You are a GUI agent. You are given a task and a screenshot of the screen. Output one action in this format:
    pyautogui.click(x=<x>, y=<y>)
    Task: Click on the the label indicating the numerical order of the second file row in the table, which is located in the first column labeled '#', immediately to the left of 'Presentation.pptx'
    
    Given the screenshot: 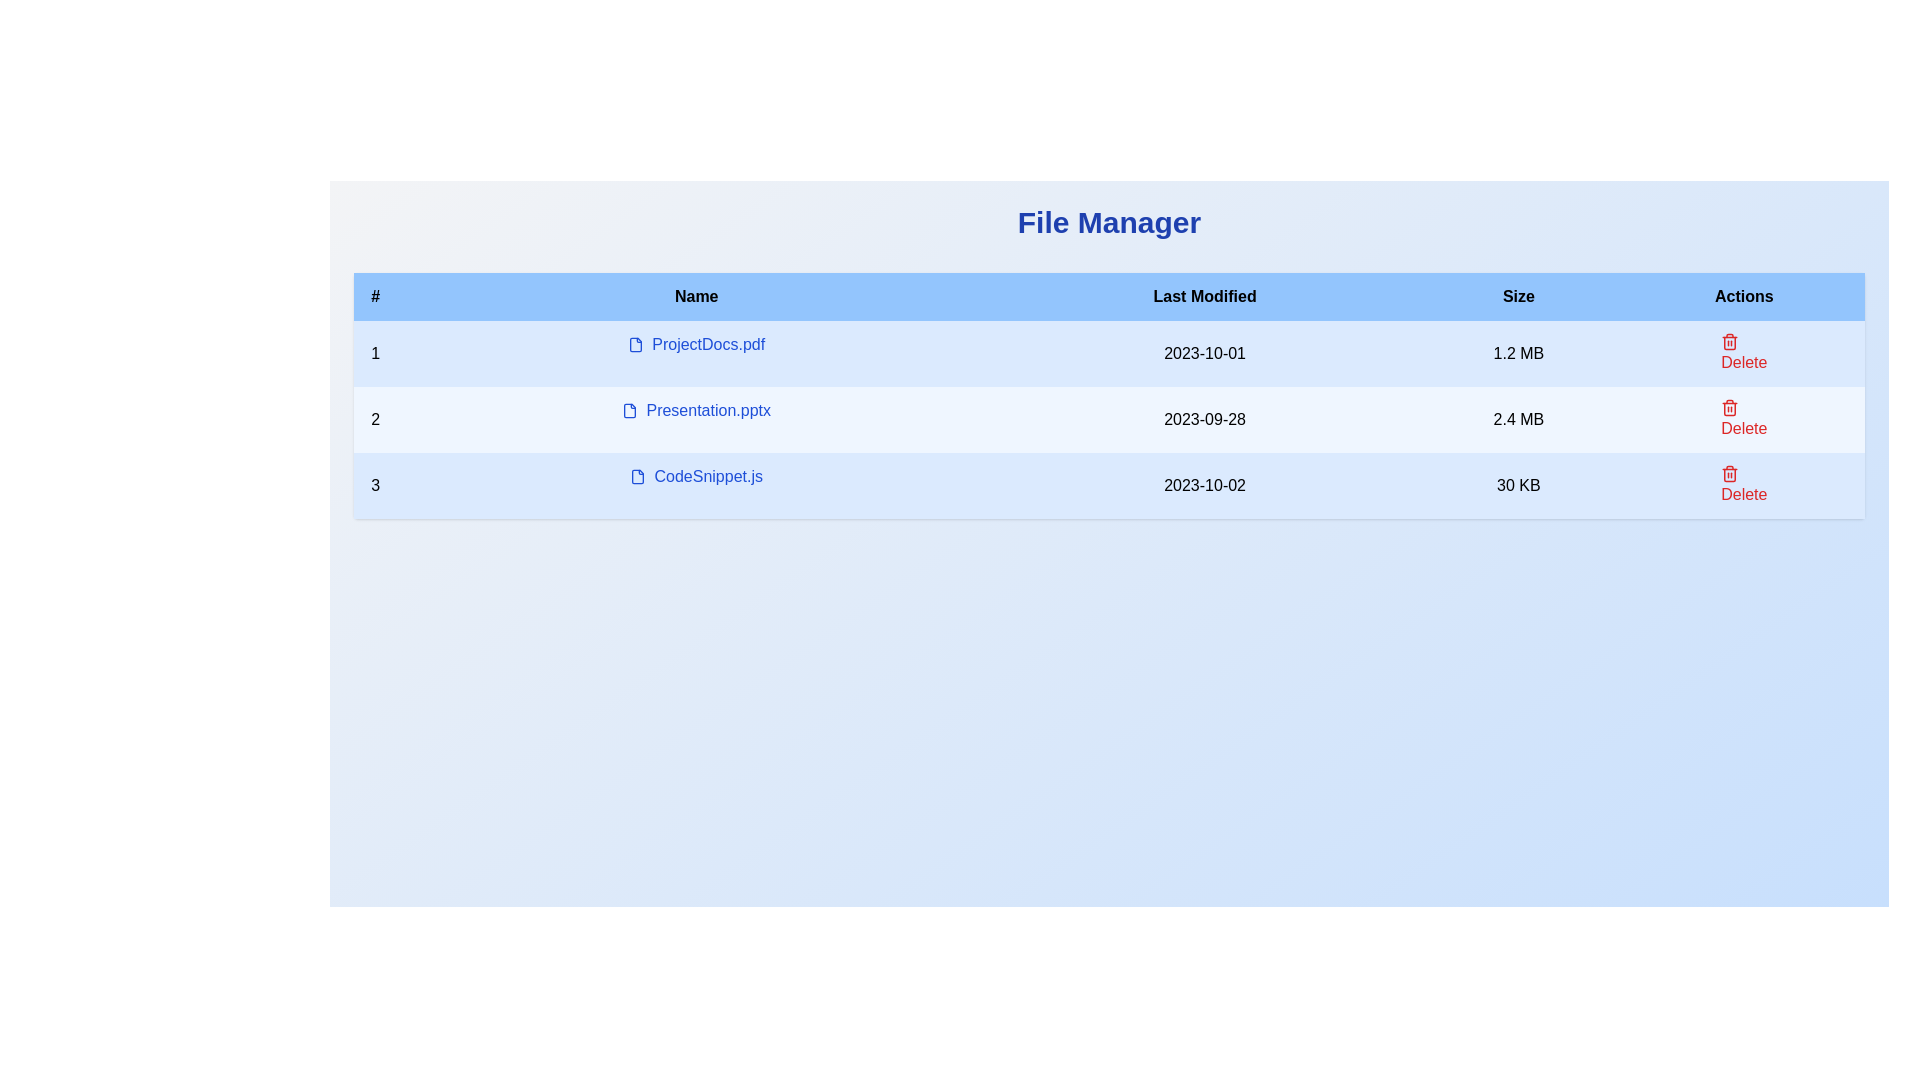 What is the action you would take?
    pyautogui.click(x=375, y=419)
    